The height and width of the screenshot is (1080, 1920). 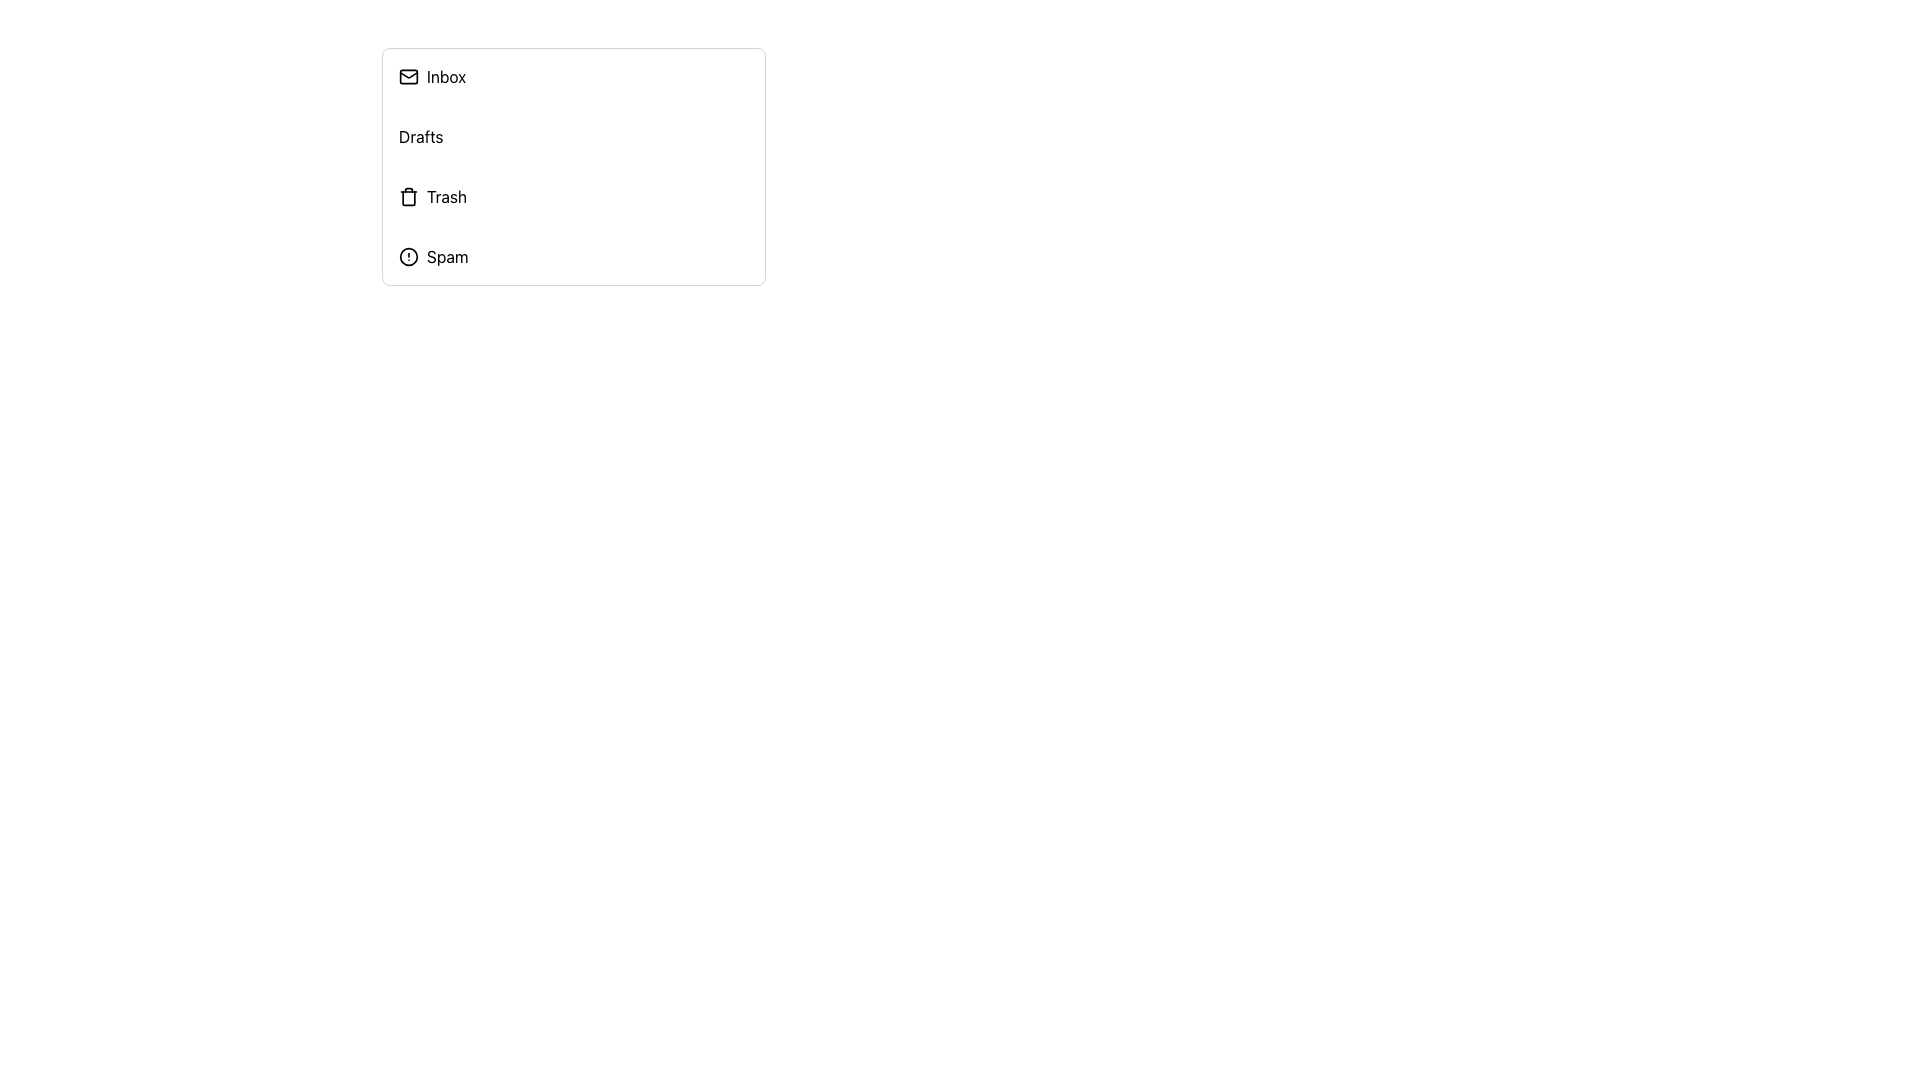 What do you see at coordinates (407, 256) in the screenshot?
I see `the circular shape with a black border and white fill that is part of the icon next to the text label 'Spam'. This element is the fourth in sequence among similar elements` at bounding box center [407, 256].